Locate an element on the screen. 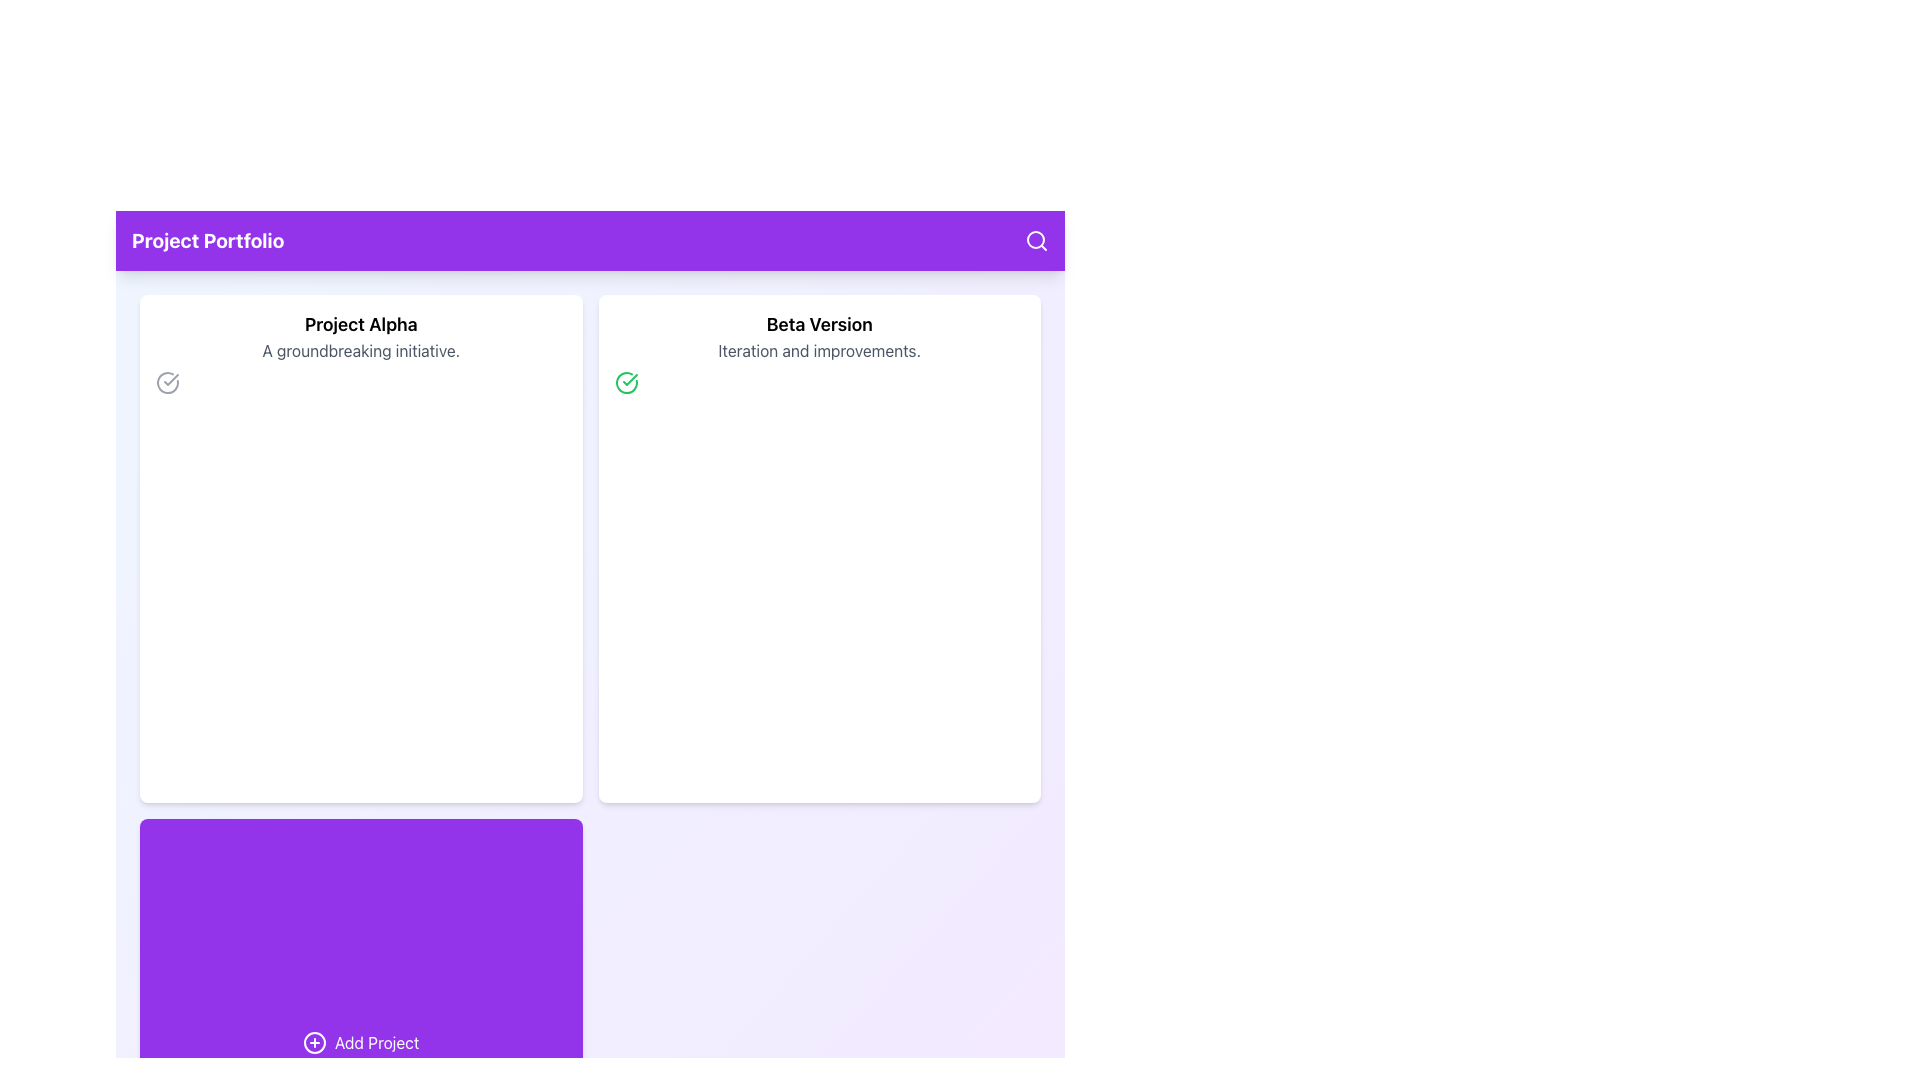 Image resolution: width=1920 pixels, height=1080 pixels. the magnifying glass icon located in the top-right corner of the header section, which is aligned with the right edge of the purple header bar is located at coordinates (1036, 239).